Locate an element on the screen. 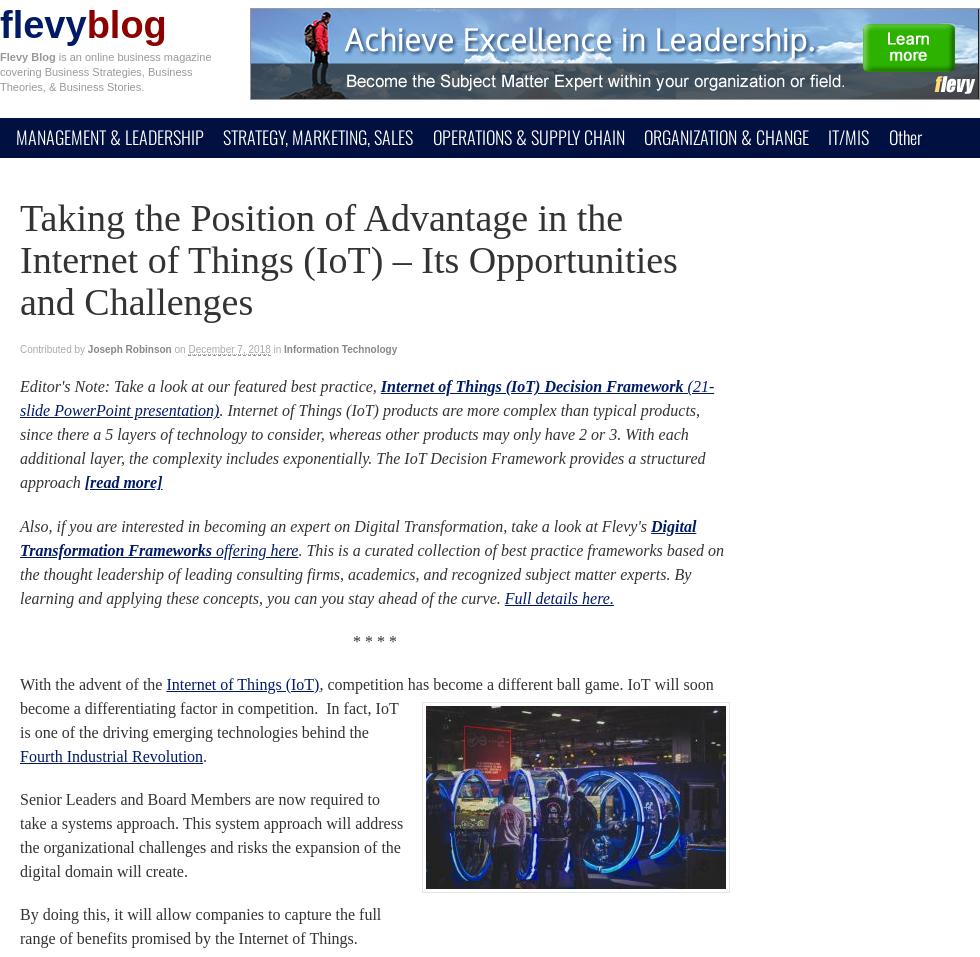 The width and height of the screenshot is (980, 957). '* * * *' is located at coordinates (375, 639).